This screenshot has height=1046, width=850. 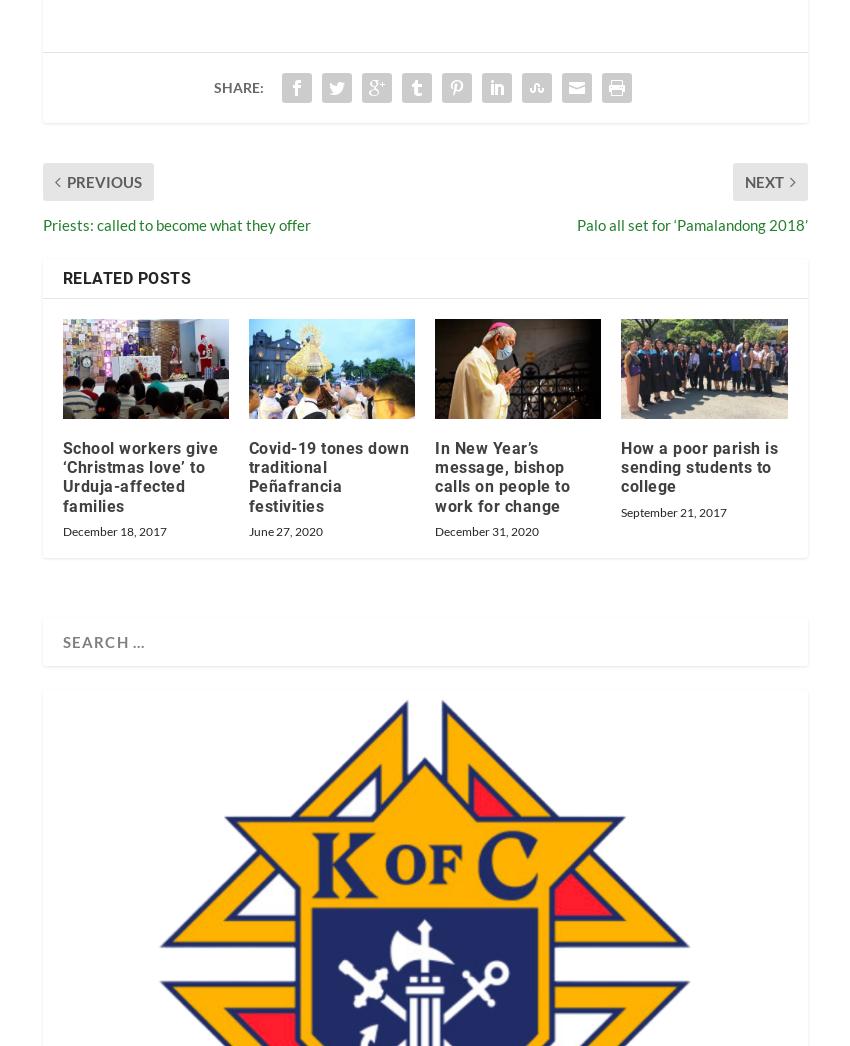 I want to click on 'Related Posts', so click(x=125, y=278).